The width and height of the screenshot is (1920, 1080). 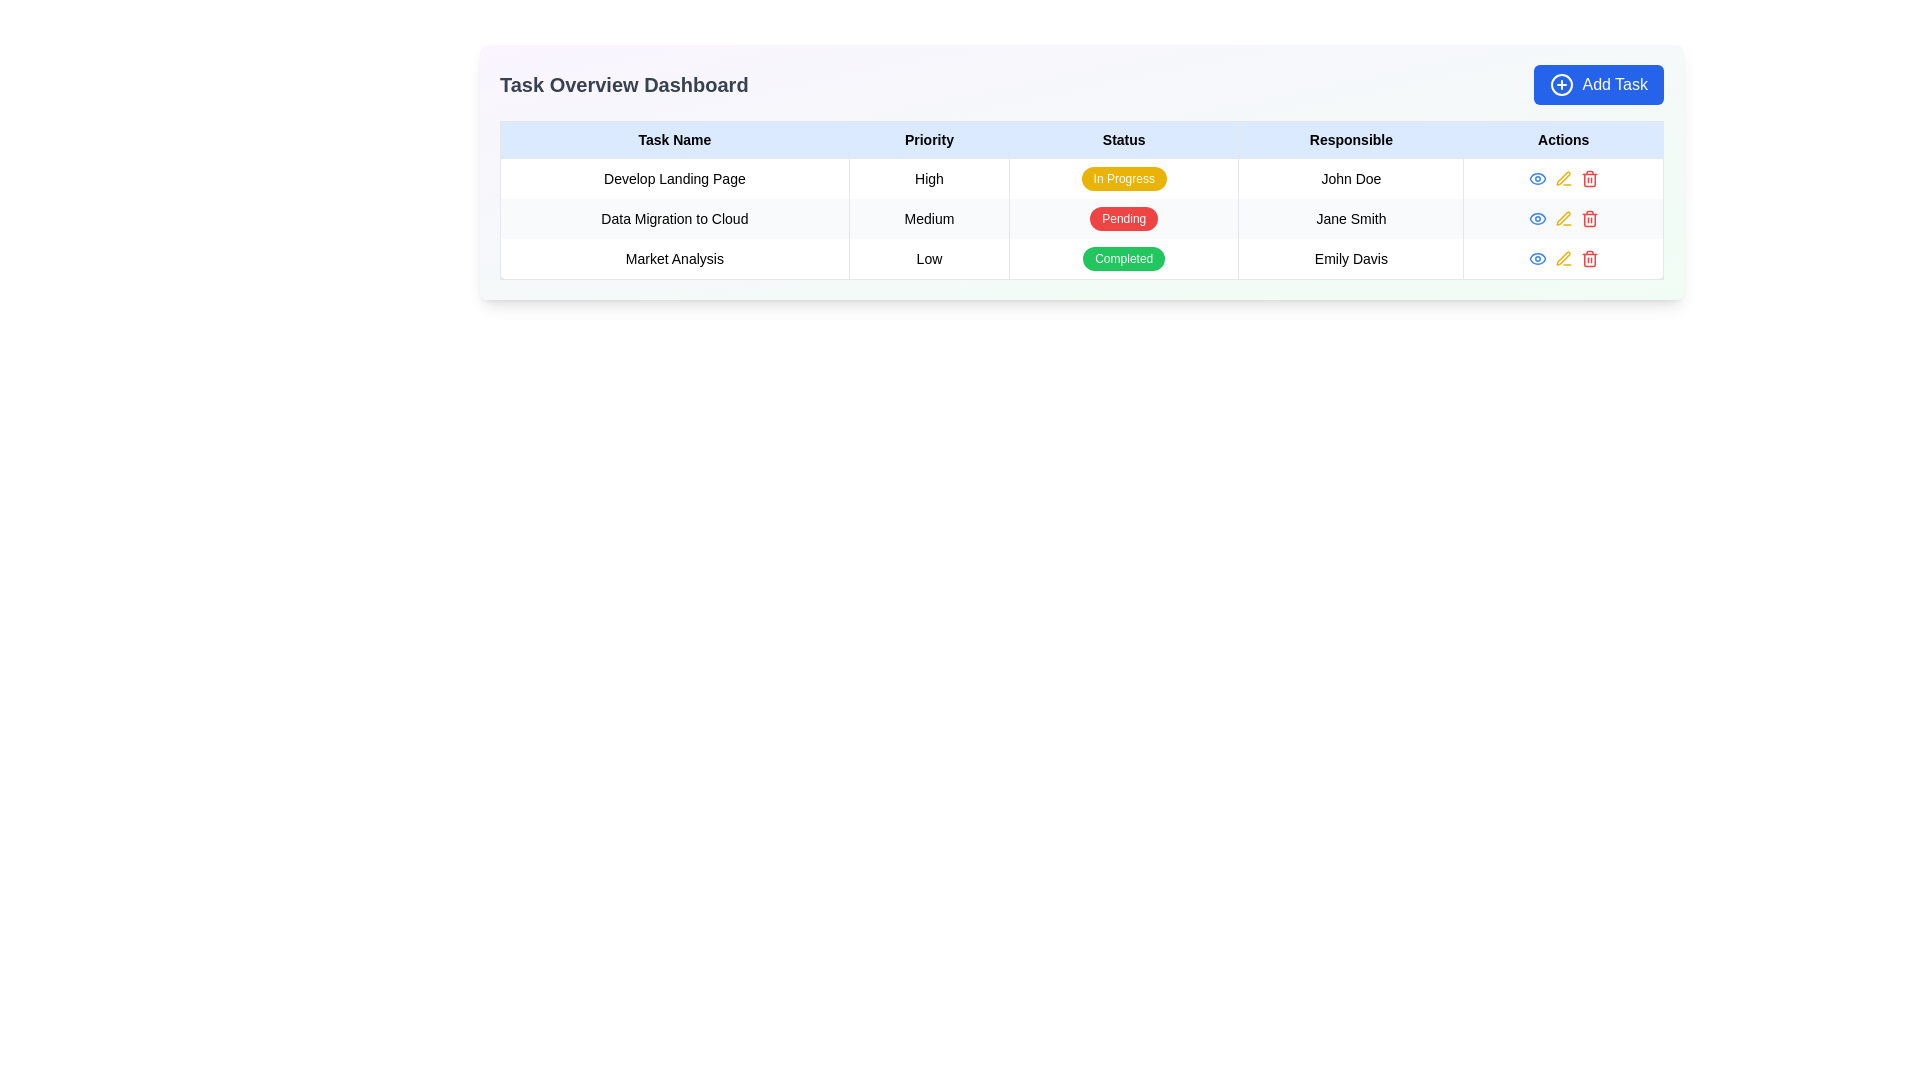 I want to click on the yellow badge labeled 'In Progress' located in the 'Status' column of the first row of the task overview table, so click(x=1124, y=177).